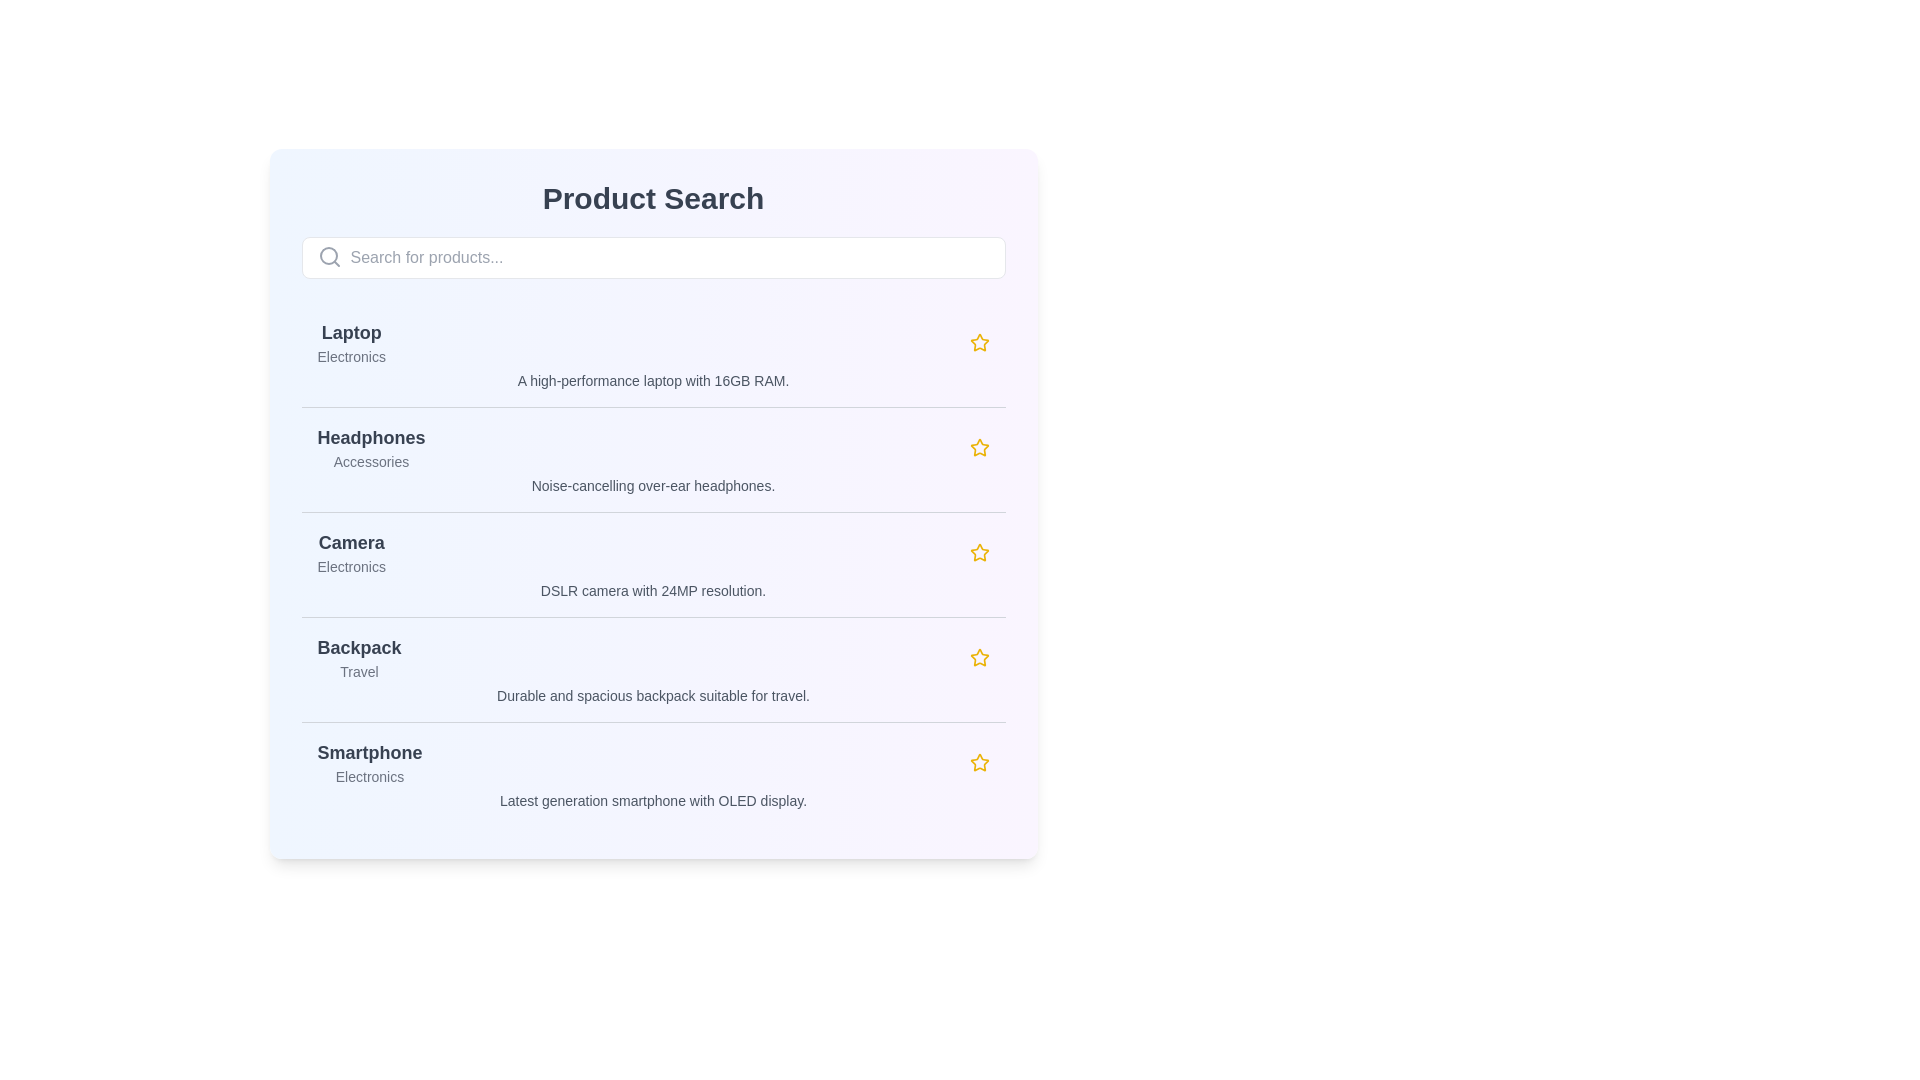 The width and height of the screenshot is (1920, 1080). What do you see at coordinates (979, 552) in the screenshot?
I see `the star icon indicating the favorite or bookmark feature for the 'Camera' product, which is aligned with the product name and description` at bounding box center [979, 552].